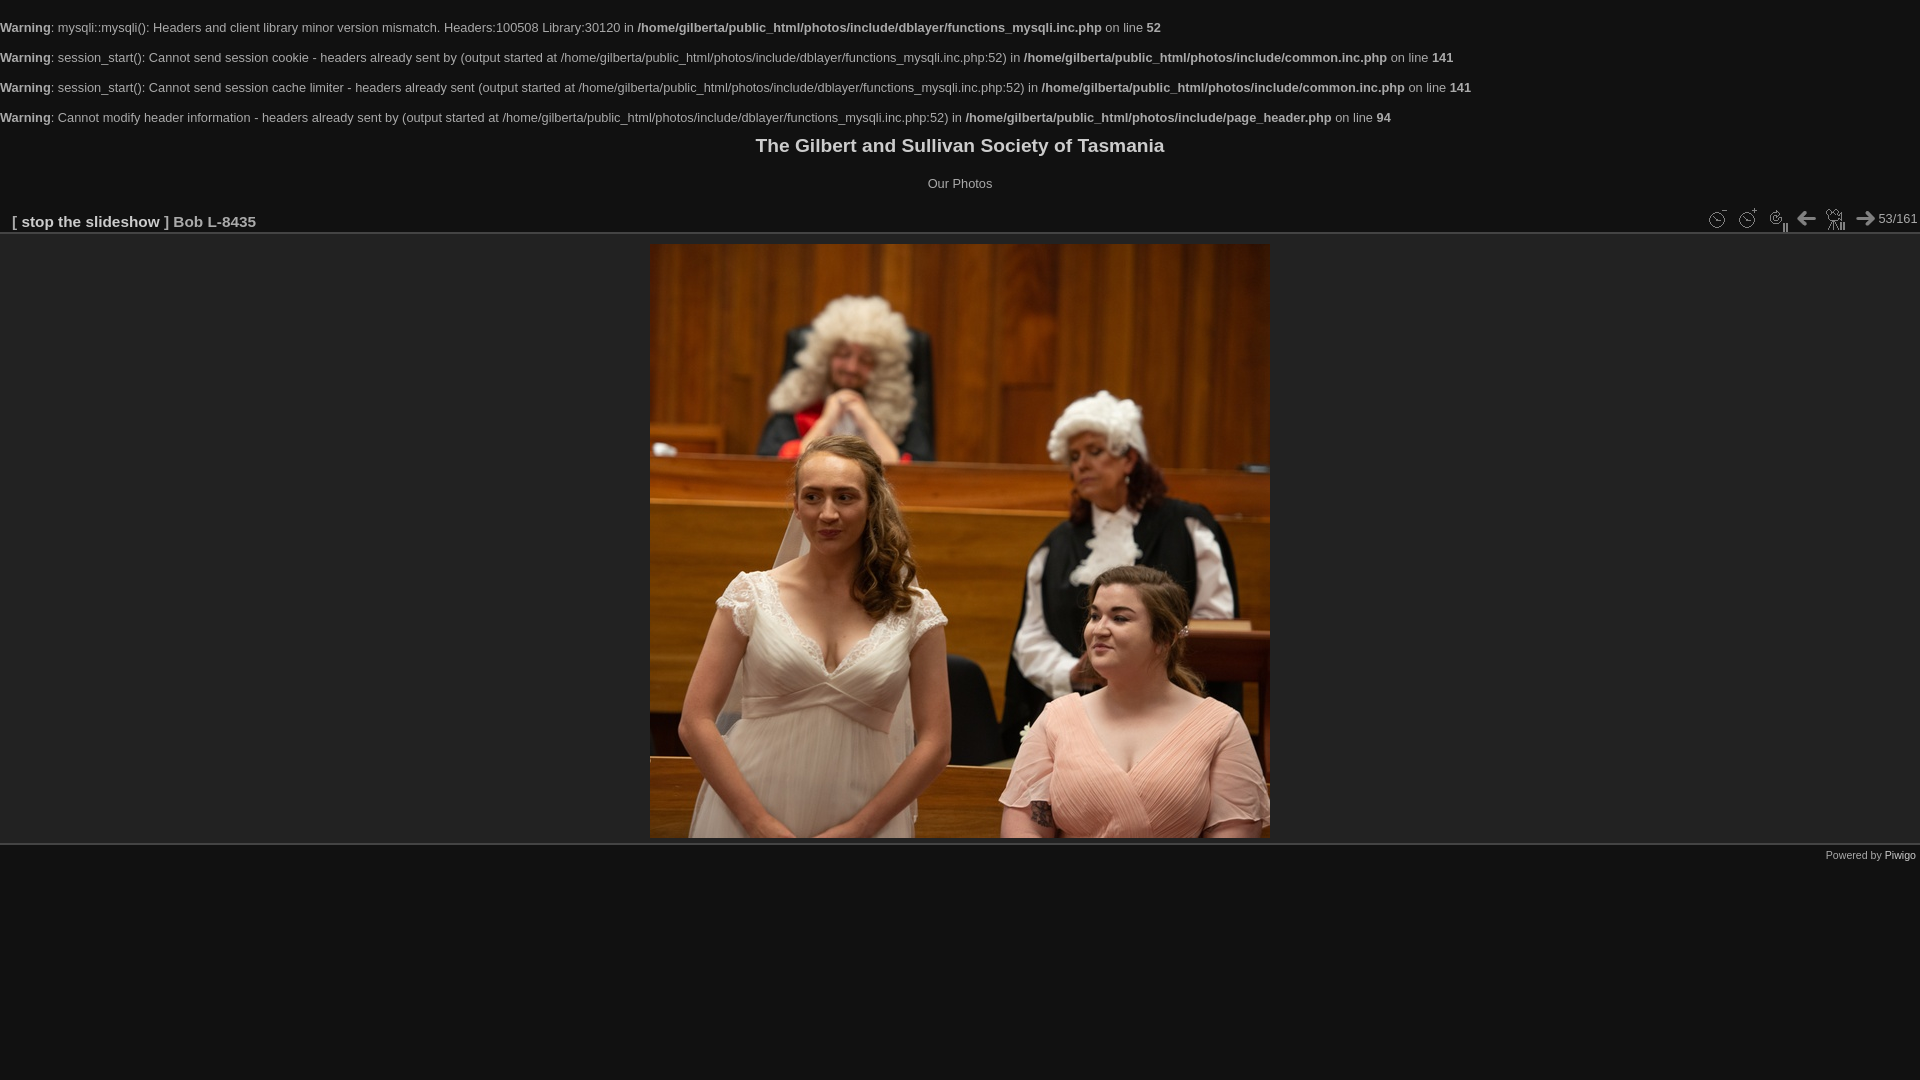  Describe the element at coordinates (1716, 219) in the screenshot. I see `'Reduce slideshow speed'` at that location.